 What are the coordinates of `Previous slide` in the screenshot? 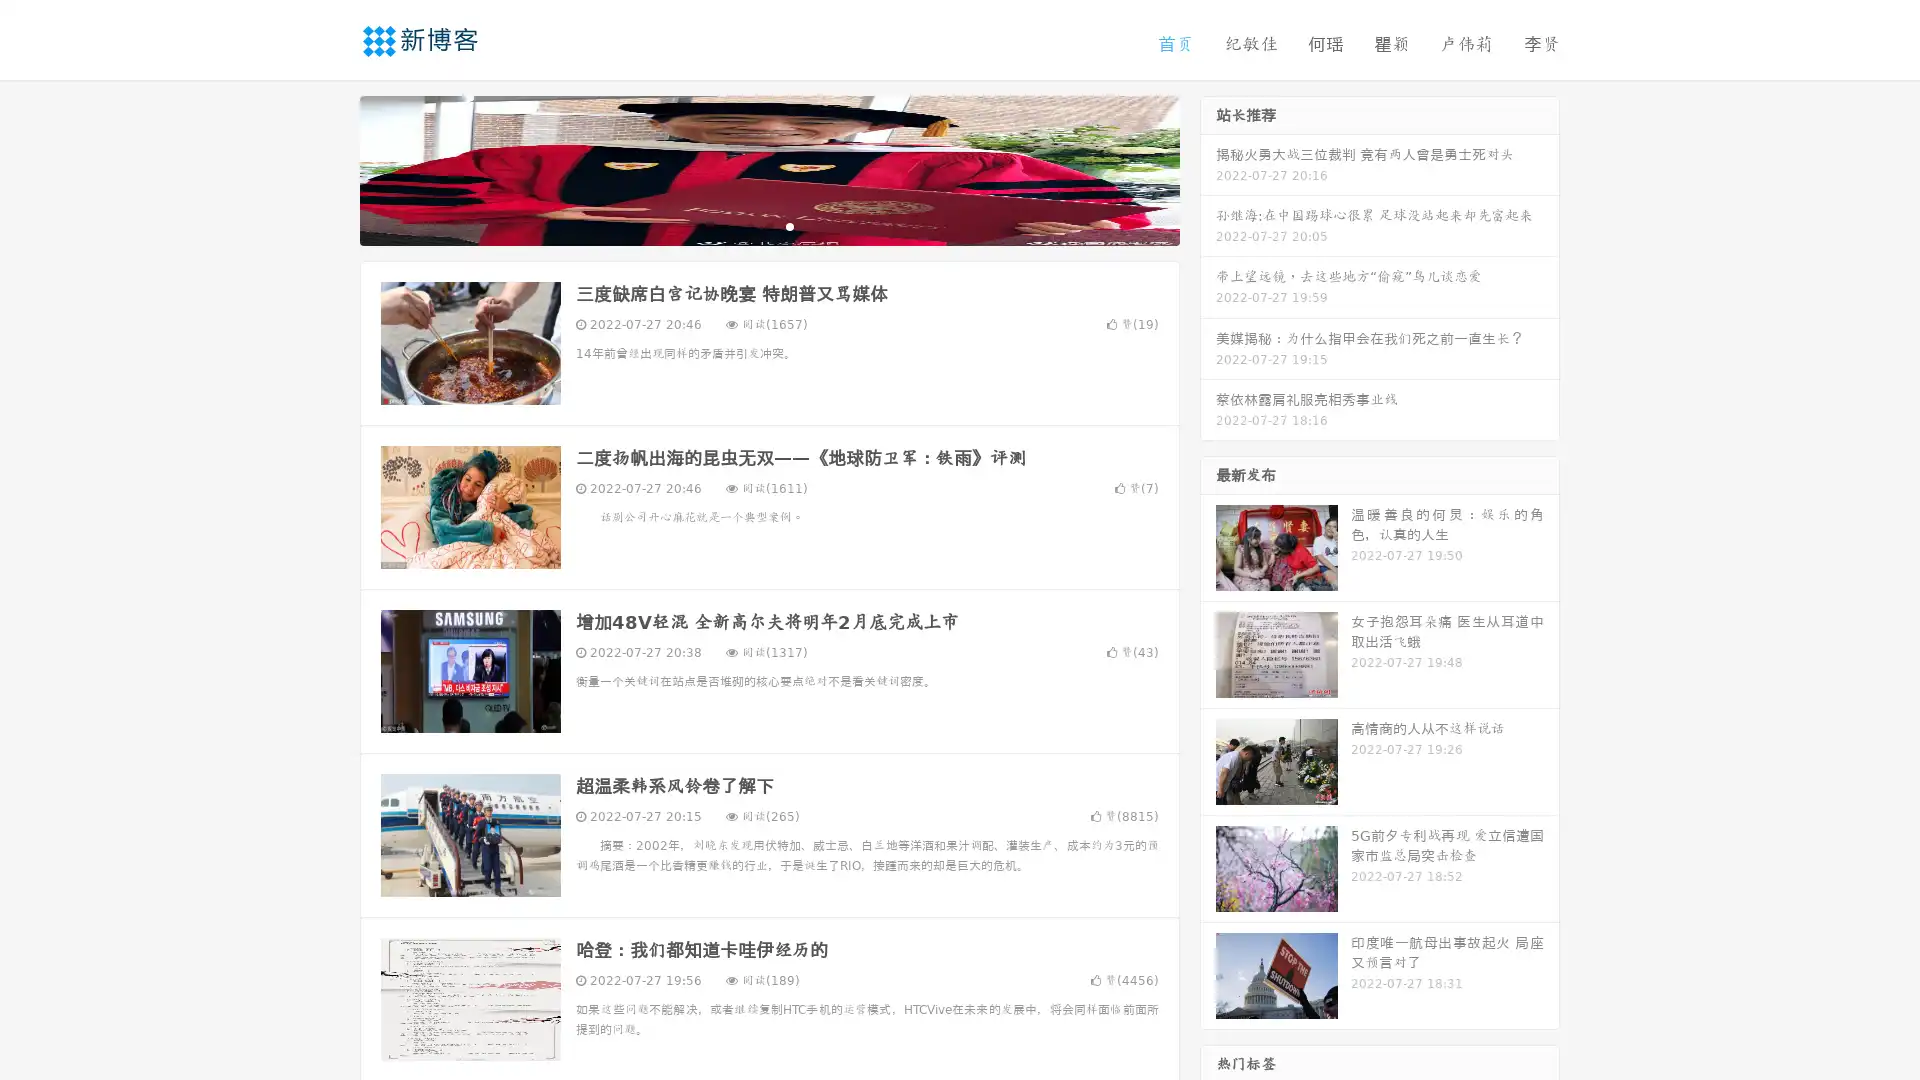 It's located at (330, 168).